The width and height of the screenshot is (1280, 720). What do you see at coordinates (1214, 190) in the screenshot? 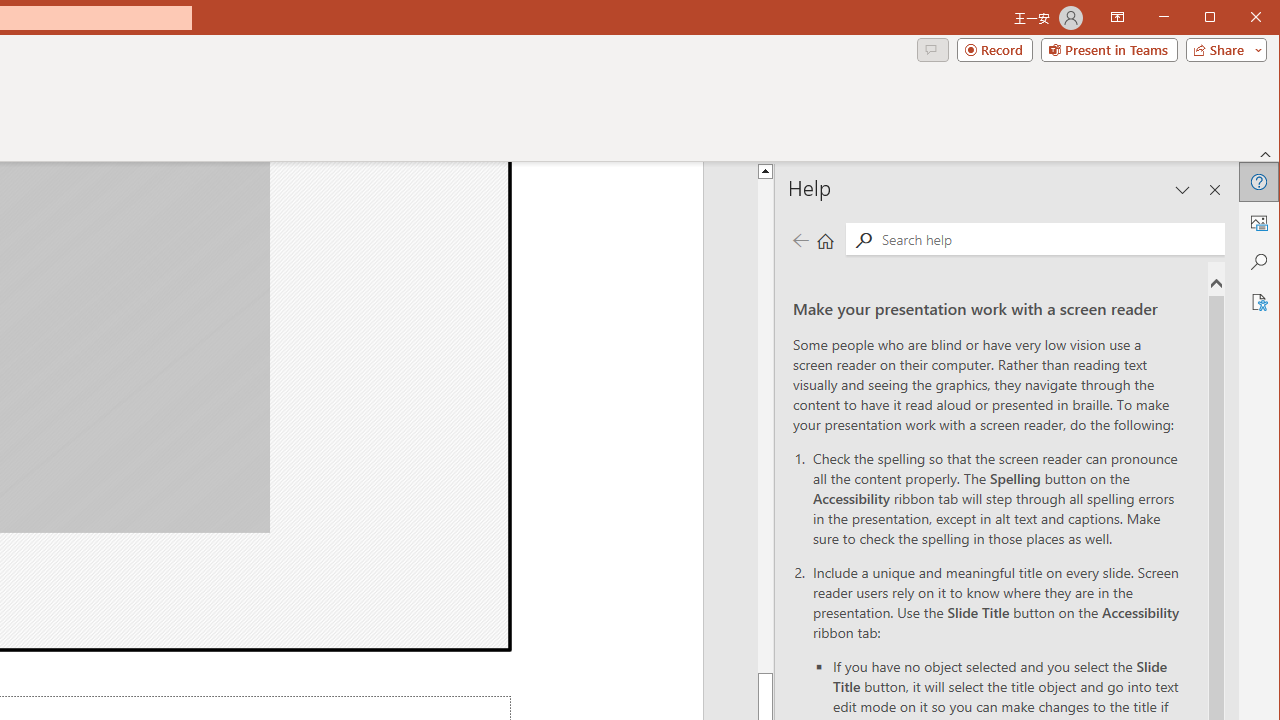
I see `'Close pane'` at bounding box center [1214, 190].